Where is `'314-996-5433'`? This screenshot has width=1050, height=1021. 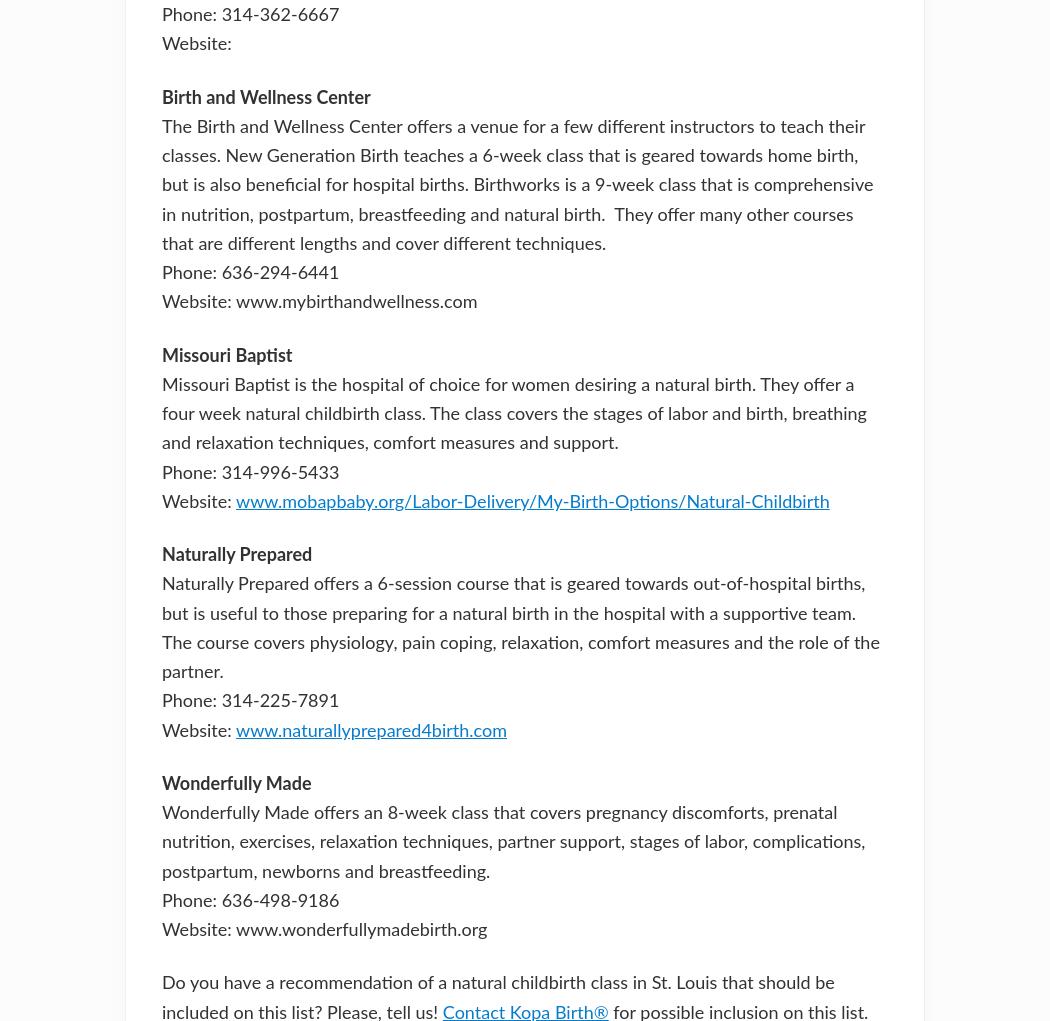
'314-996-5433' is located at coordinates (279, 472).